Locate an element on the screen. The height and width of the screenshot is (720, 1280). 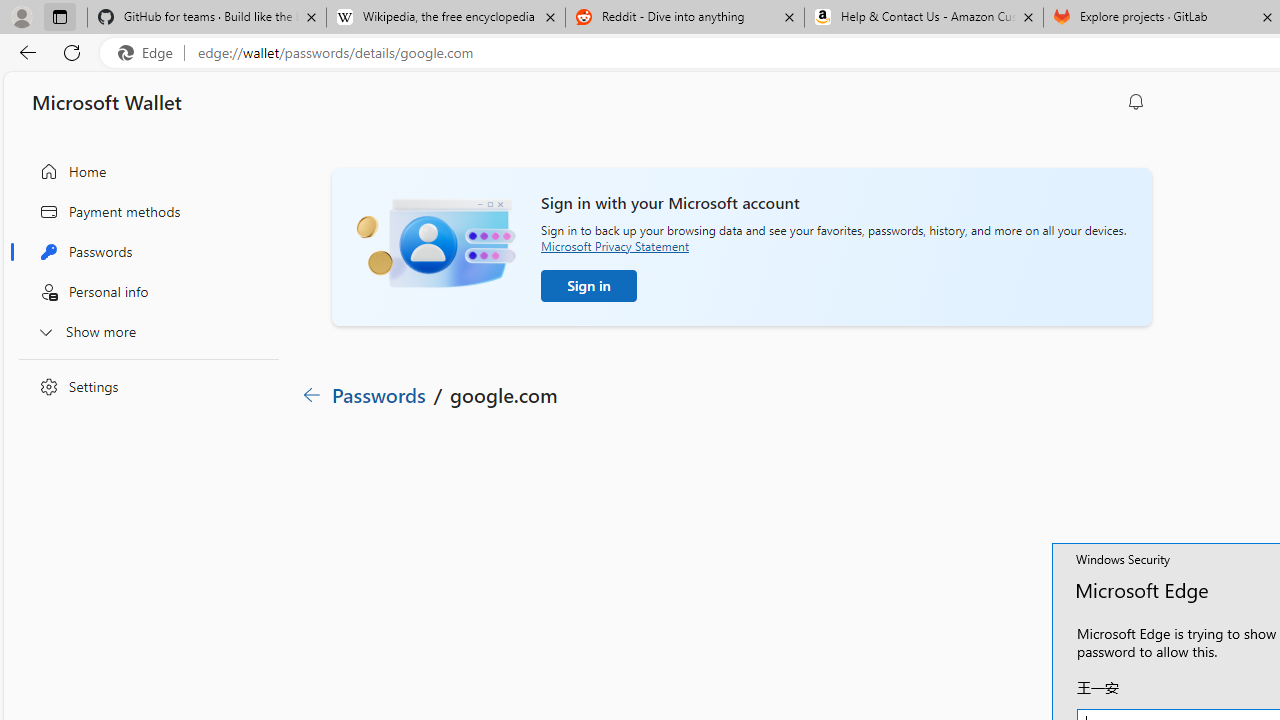
'Payment methods' is located at coordinates (143, 211).